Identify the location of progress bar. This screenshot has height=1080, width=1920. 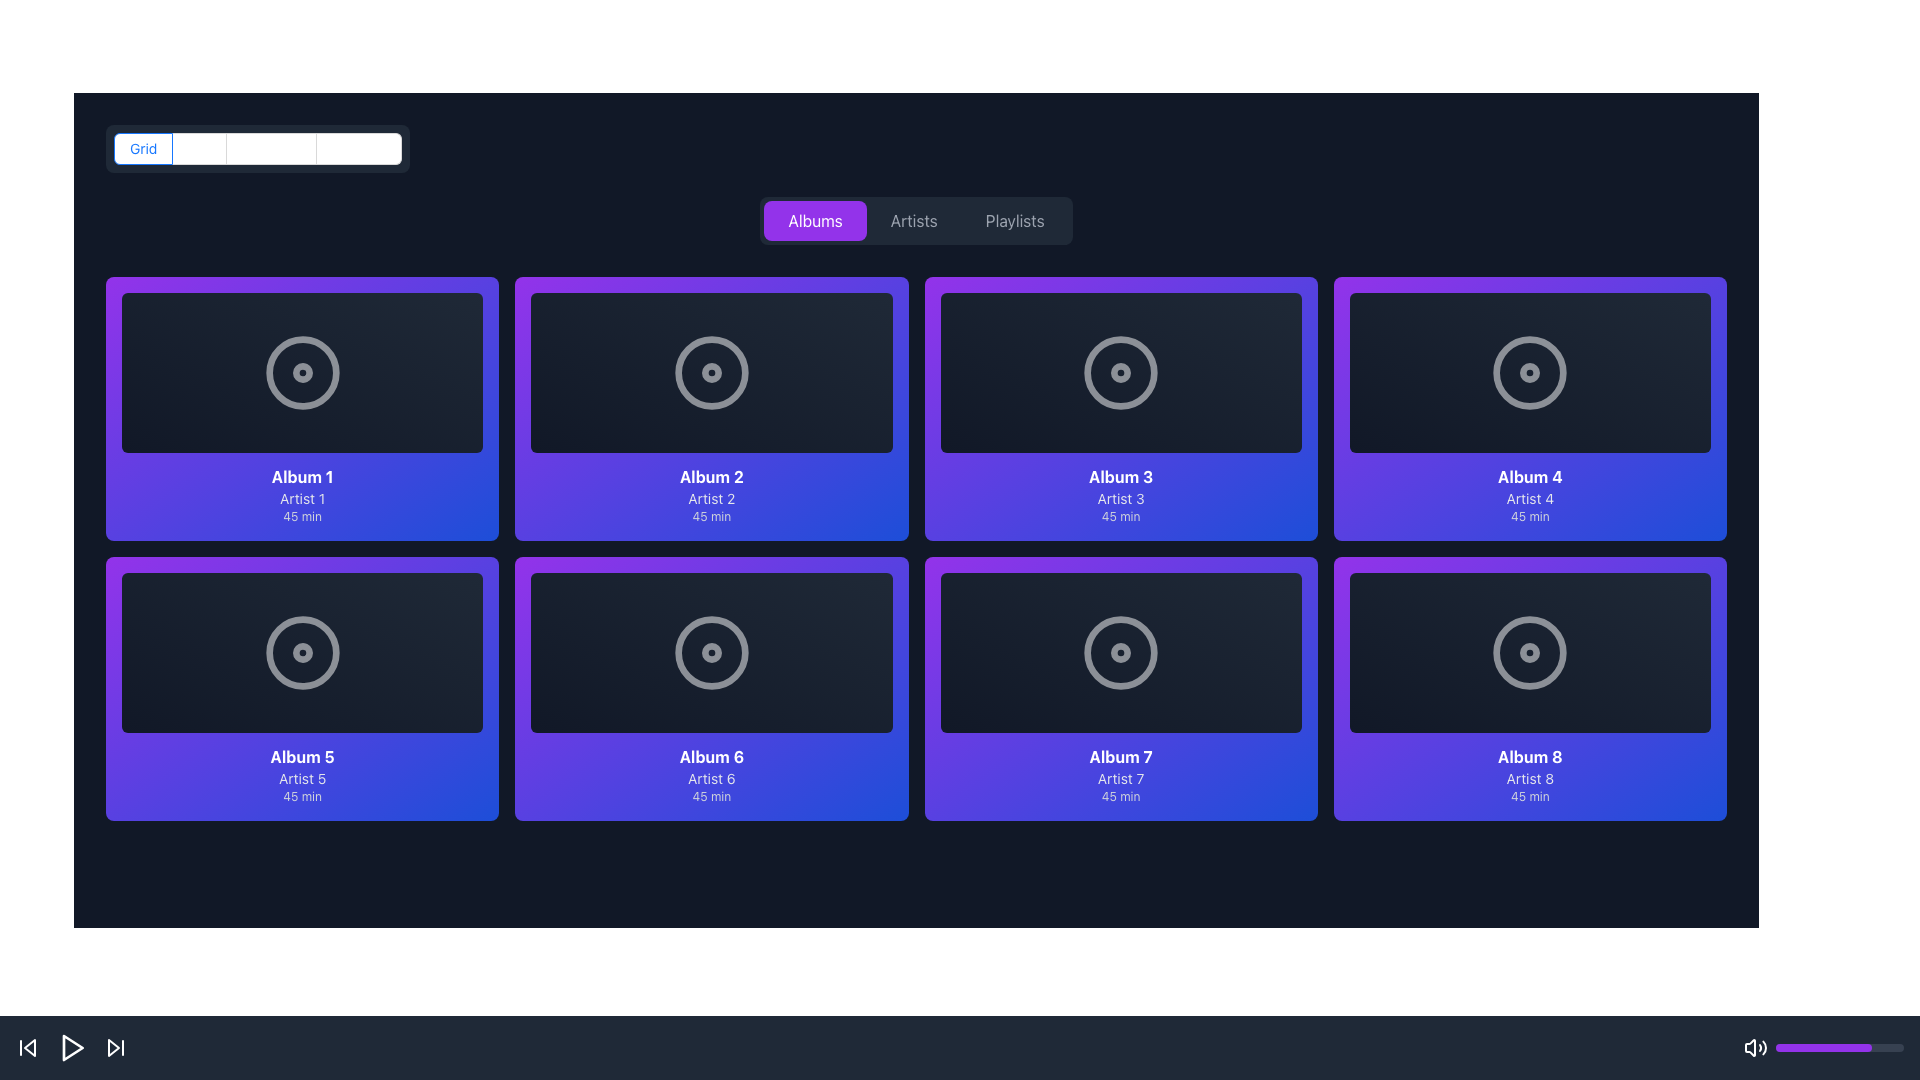
(1786, 1047).